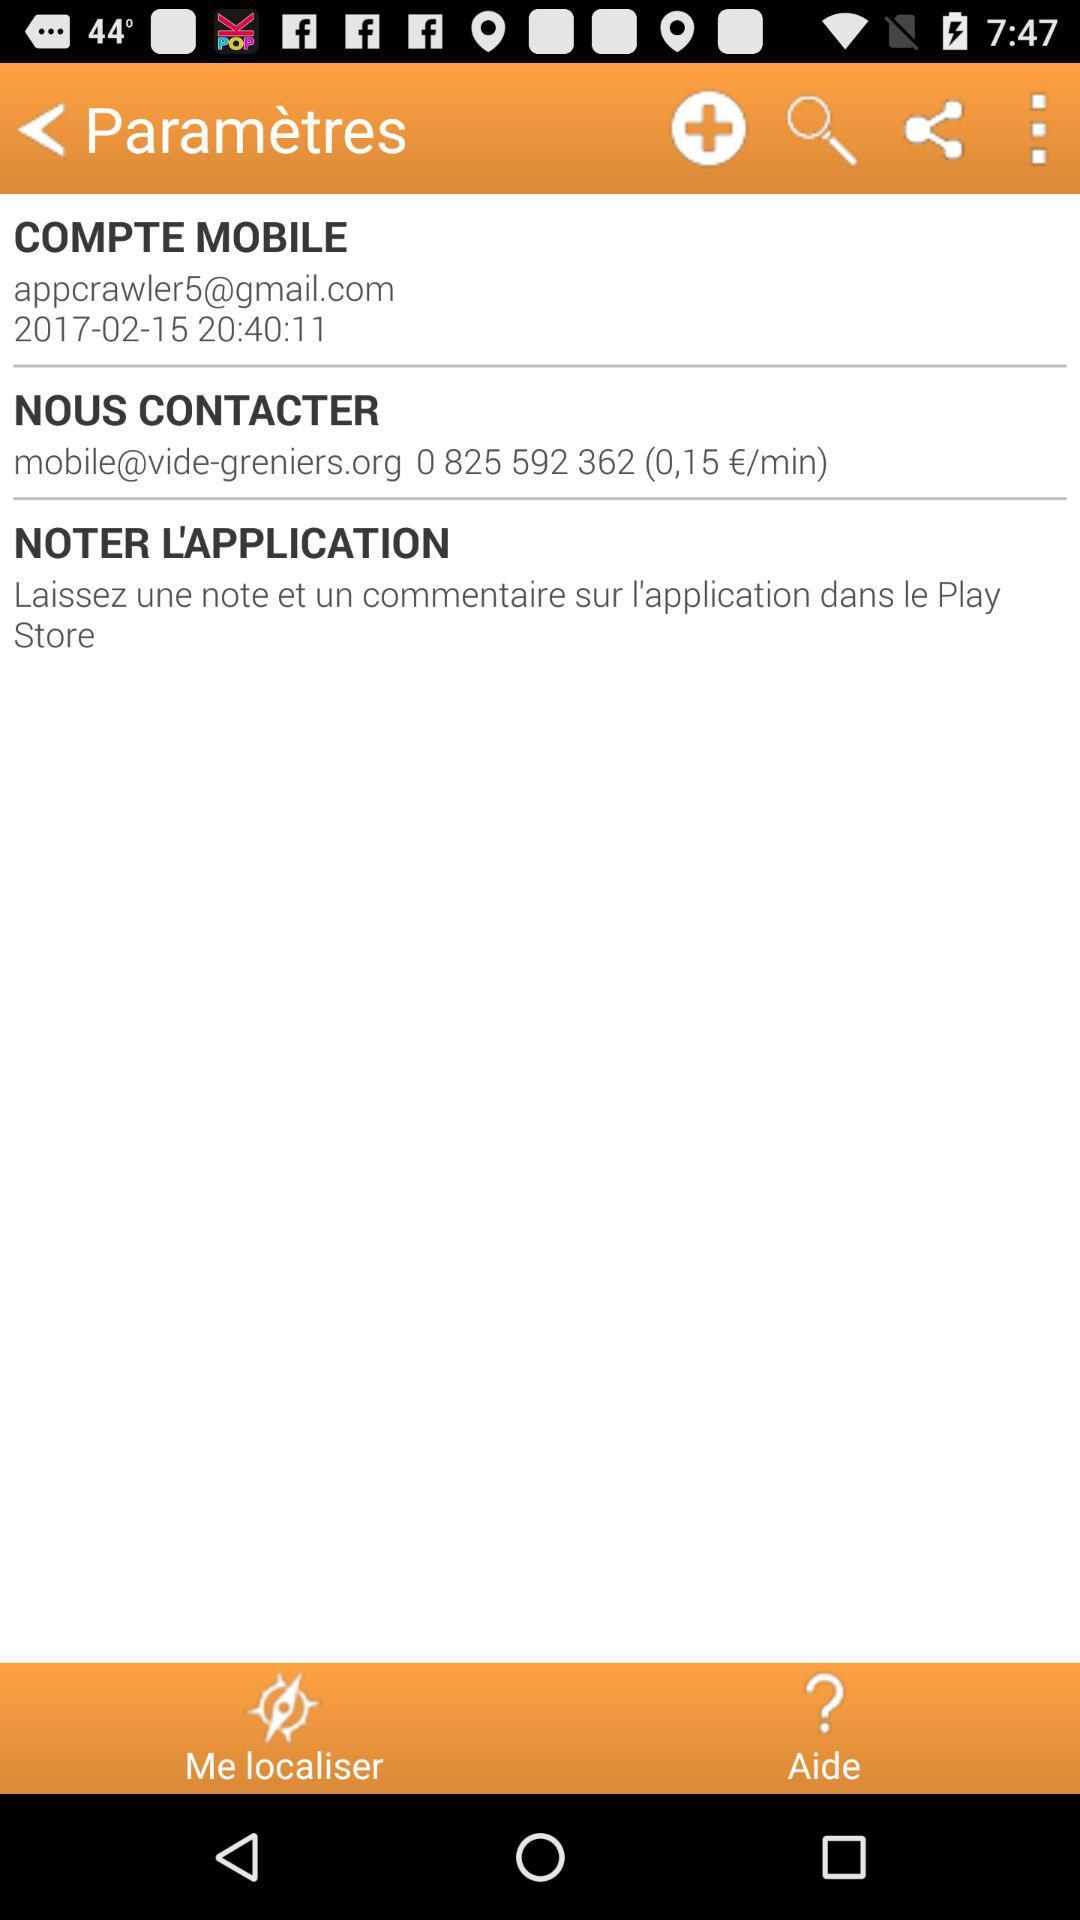  Describe the element at coordinates (540, 306) in the screenshot. I see `appcrawler5 gmail com item` at that location.